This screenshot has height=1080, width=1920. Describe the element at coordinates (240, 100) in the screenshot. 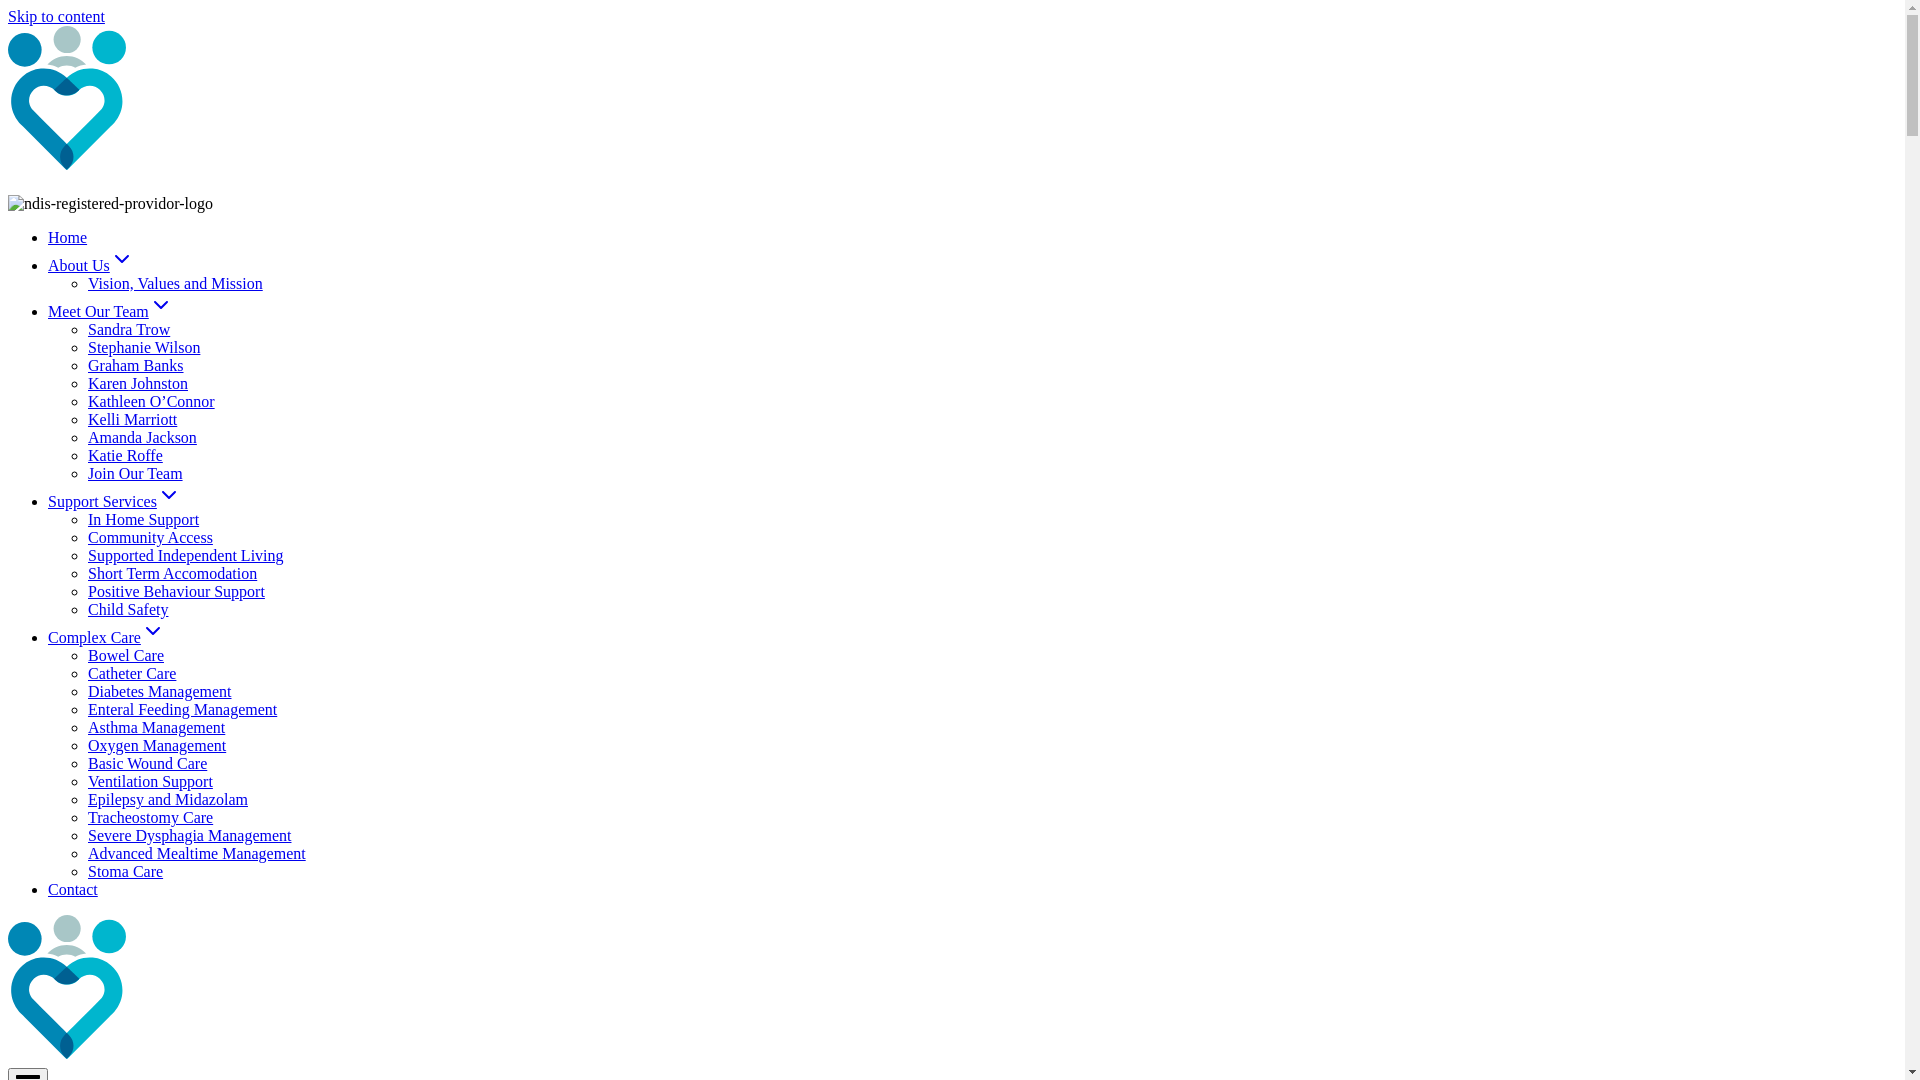

I see `'Inclusive Support Service logo - white text'` at that location.